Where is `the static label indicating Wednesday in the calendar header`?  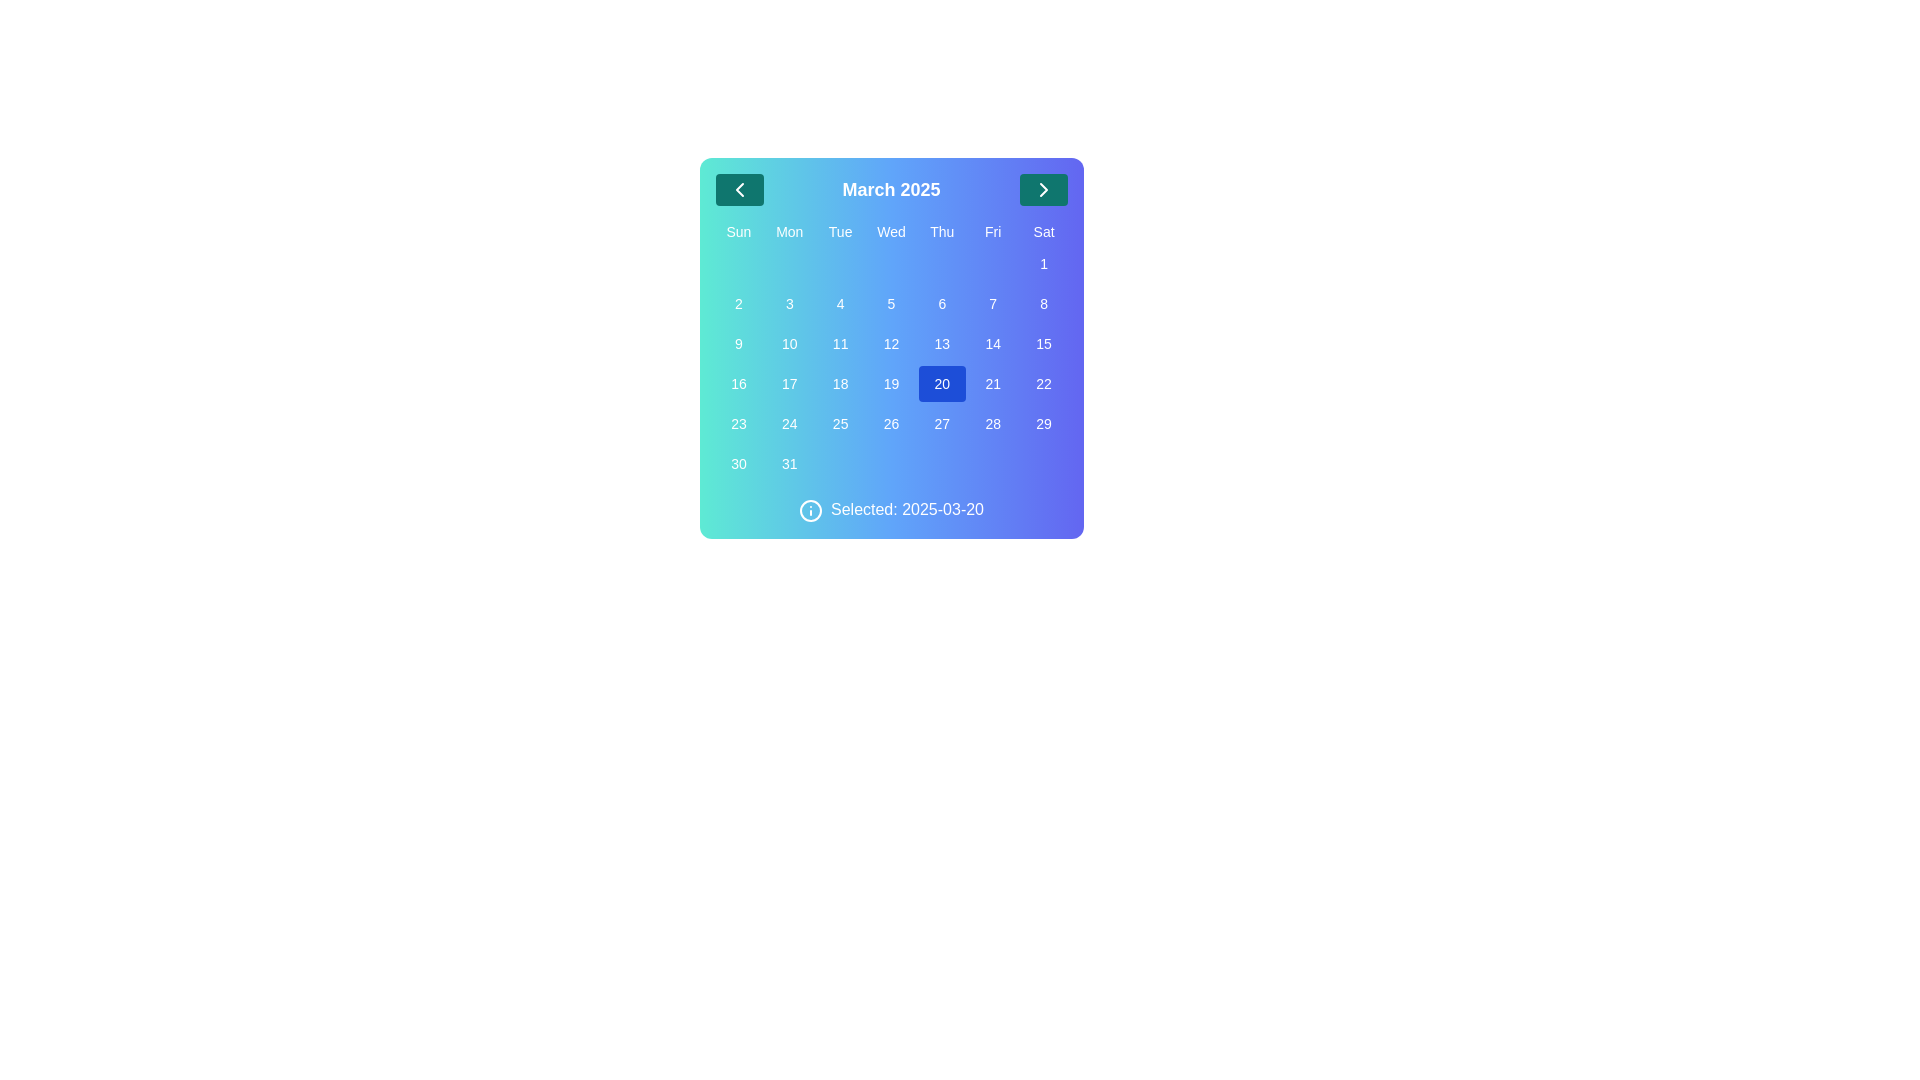
the static label indicating Wednesday in the calendar header is located at coordinates (890, 230).